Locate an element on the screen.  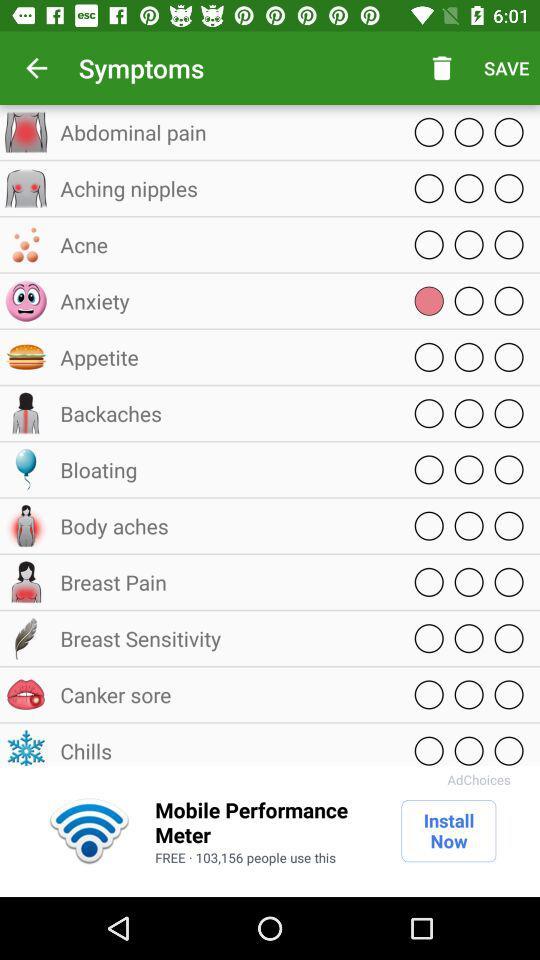
icon next to the symptoms is located at coordinates (36, 68).